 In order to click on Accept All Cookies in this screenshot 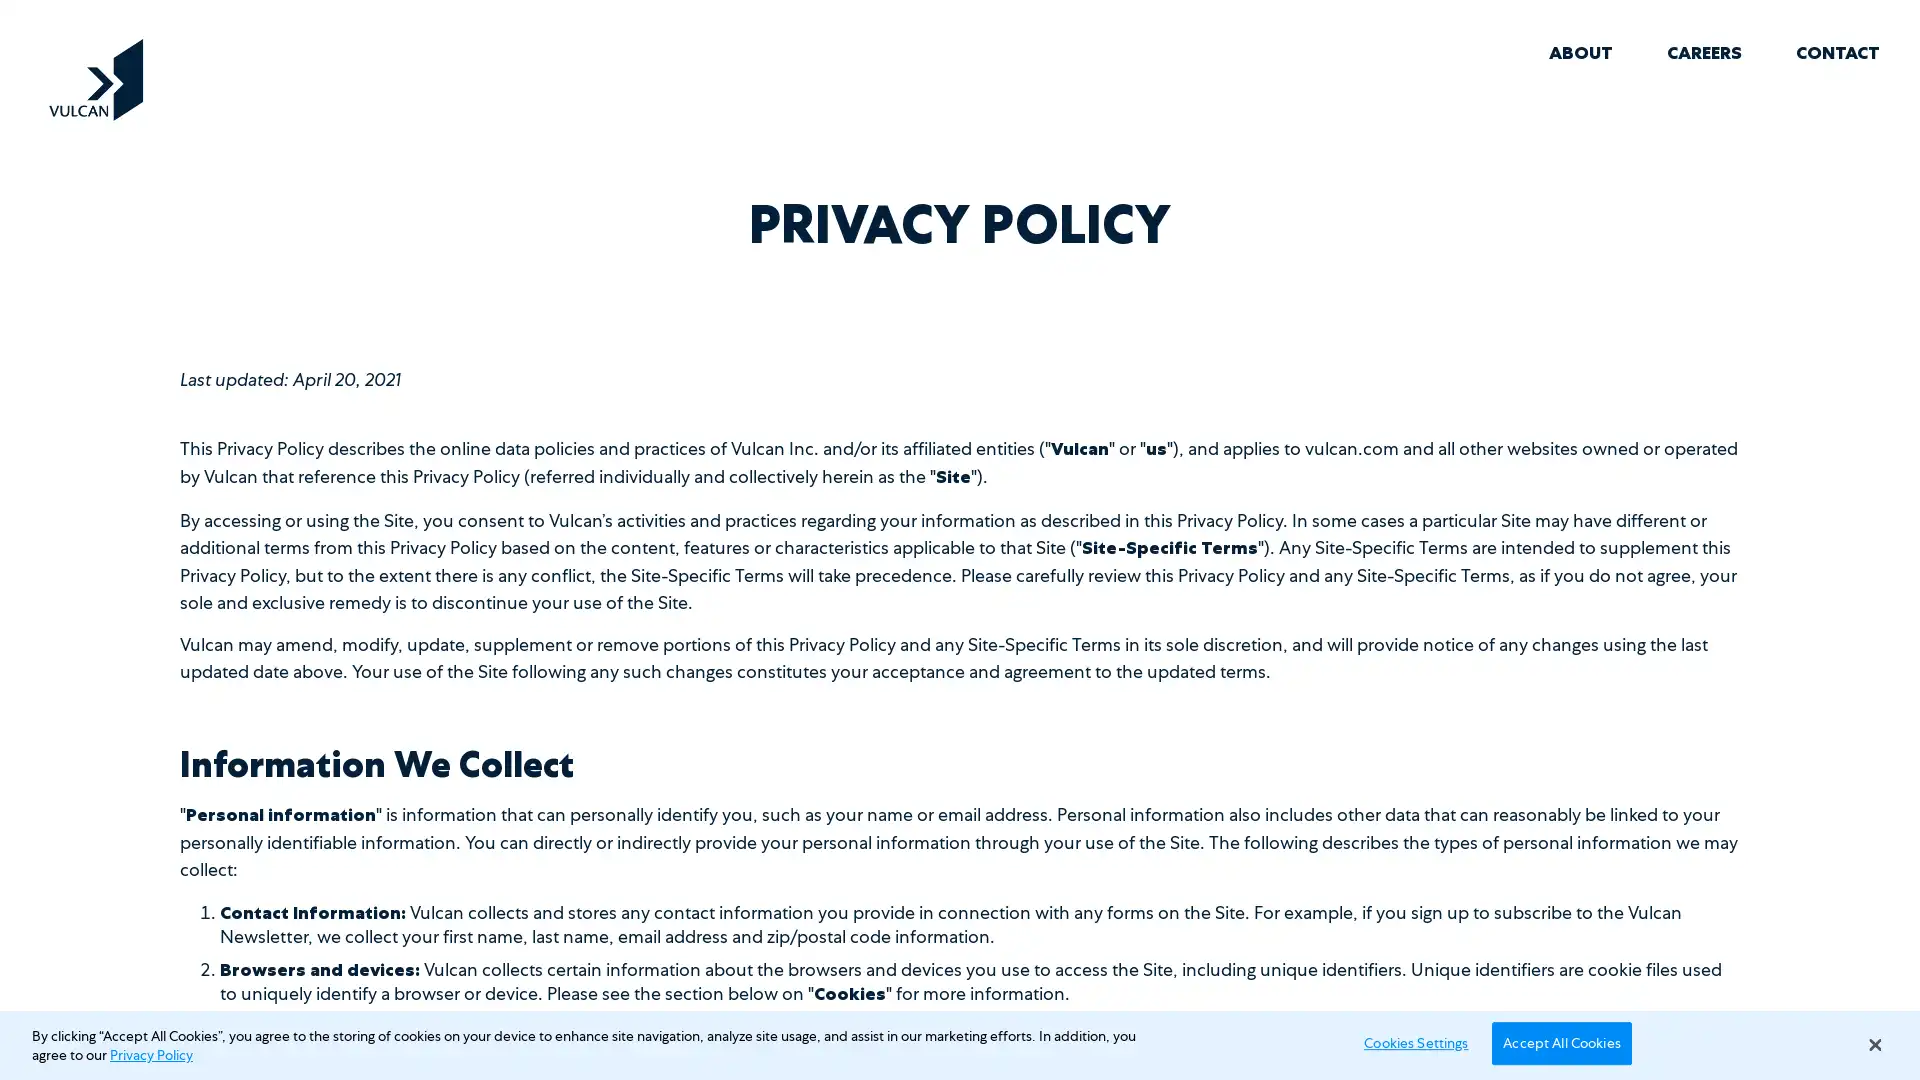, I will do `click(1560, 1041)`.